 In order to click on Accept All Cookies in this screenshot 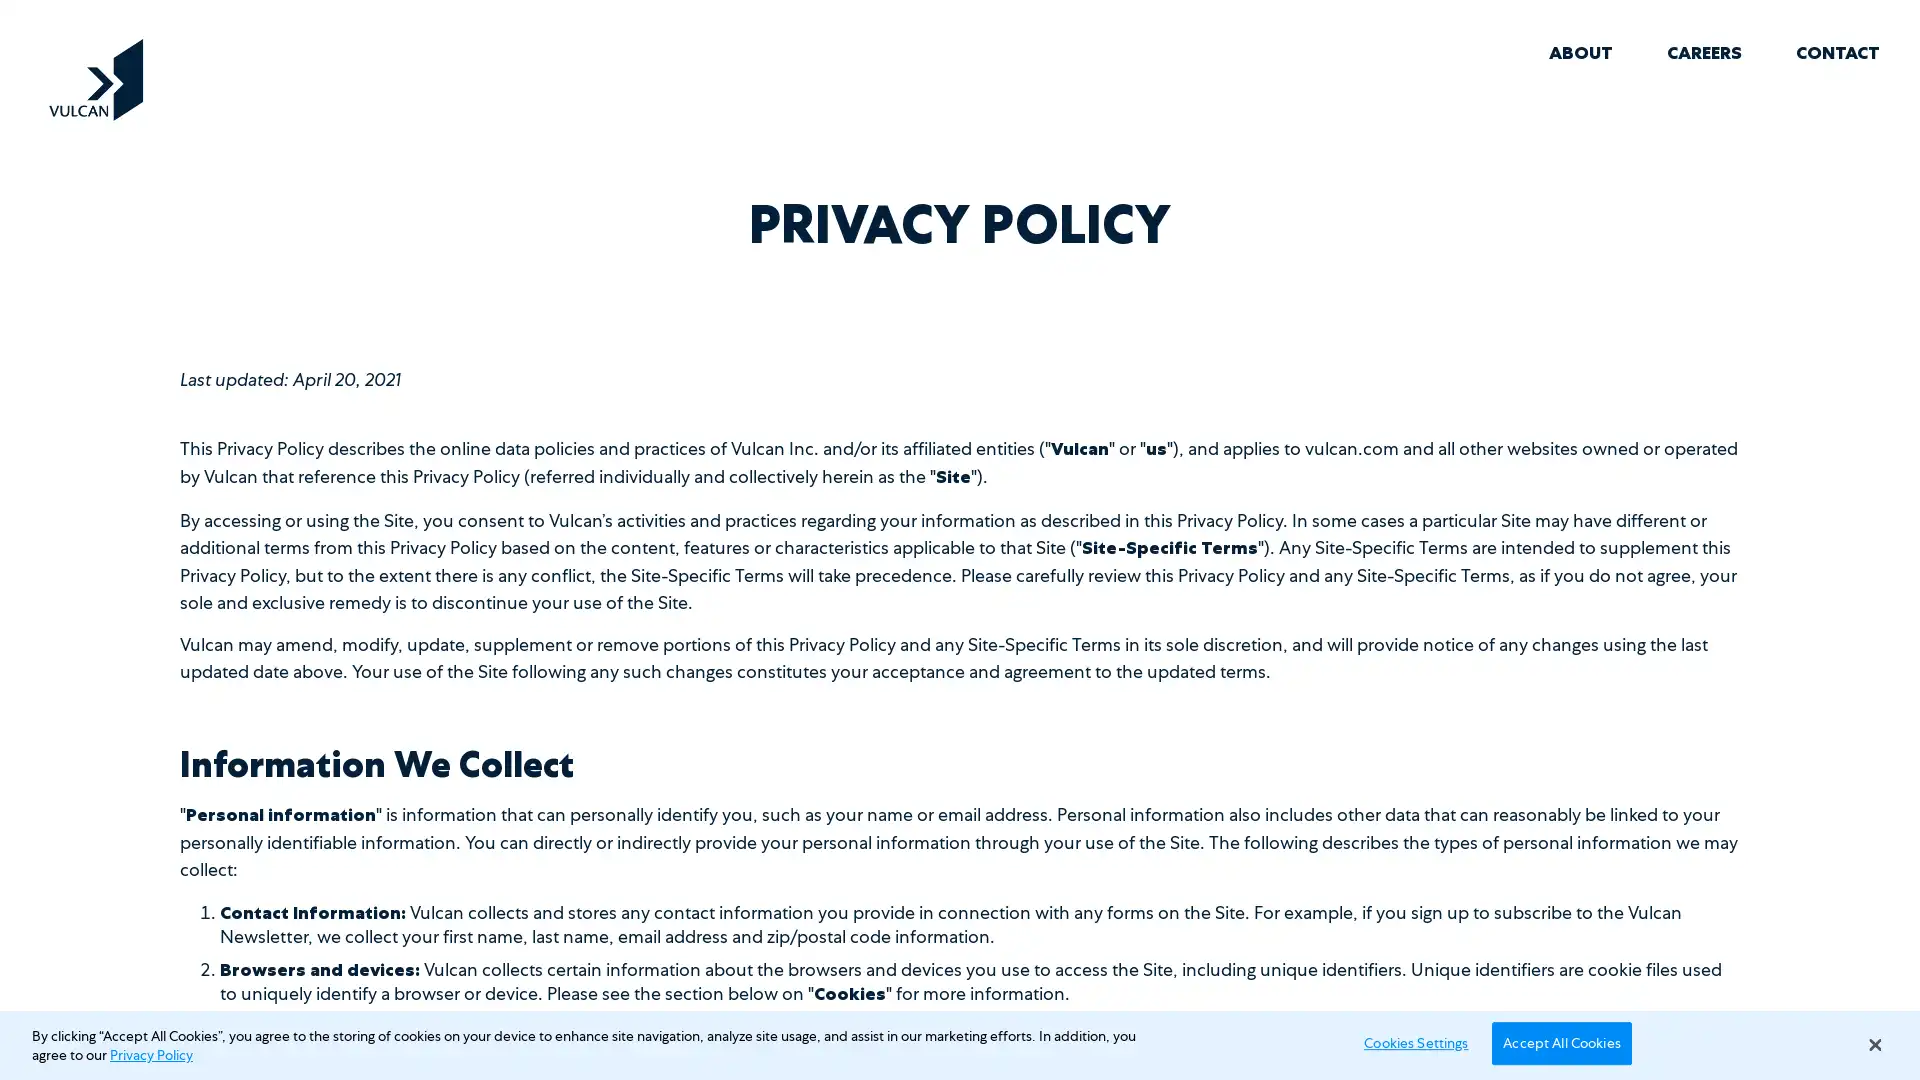, I will do `click(1560, 1041)`.